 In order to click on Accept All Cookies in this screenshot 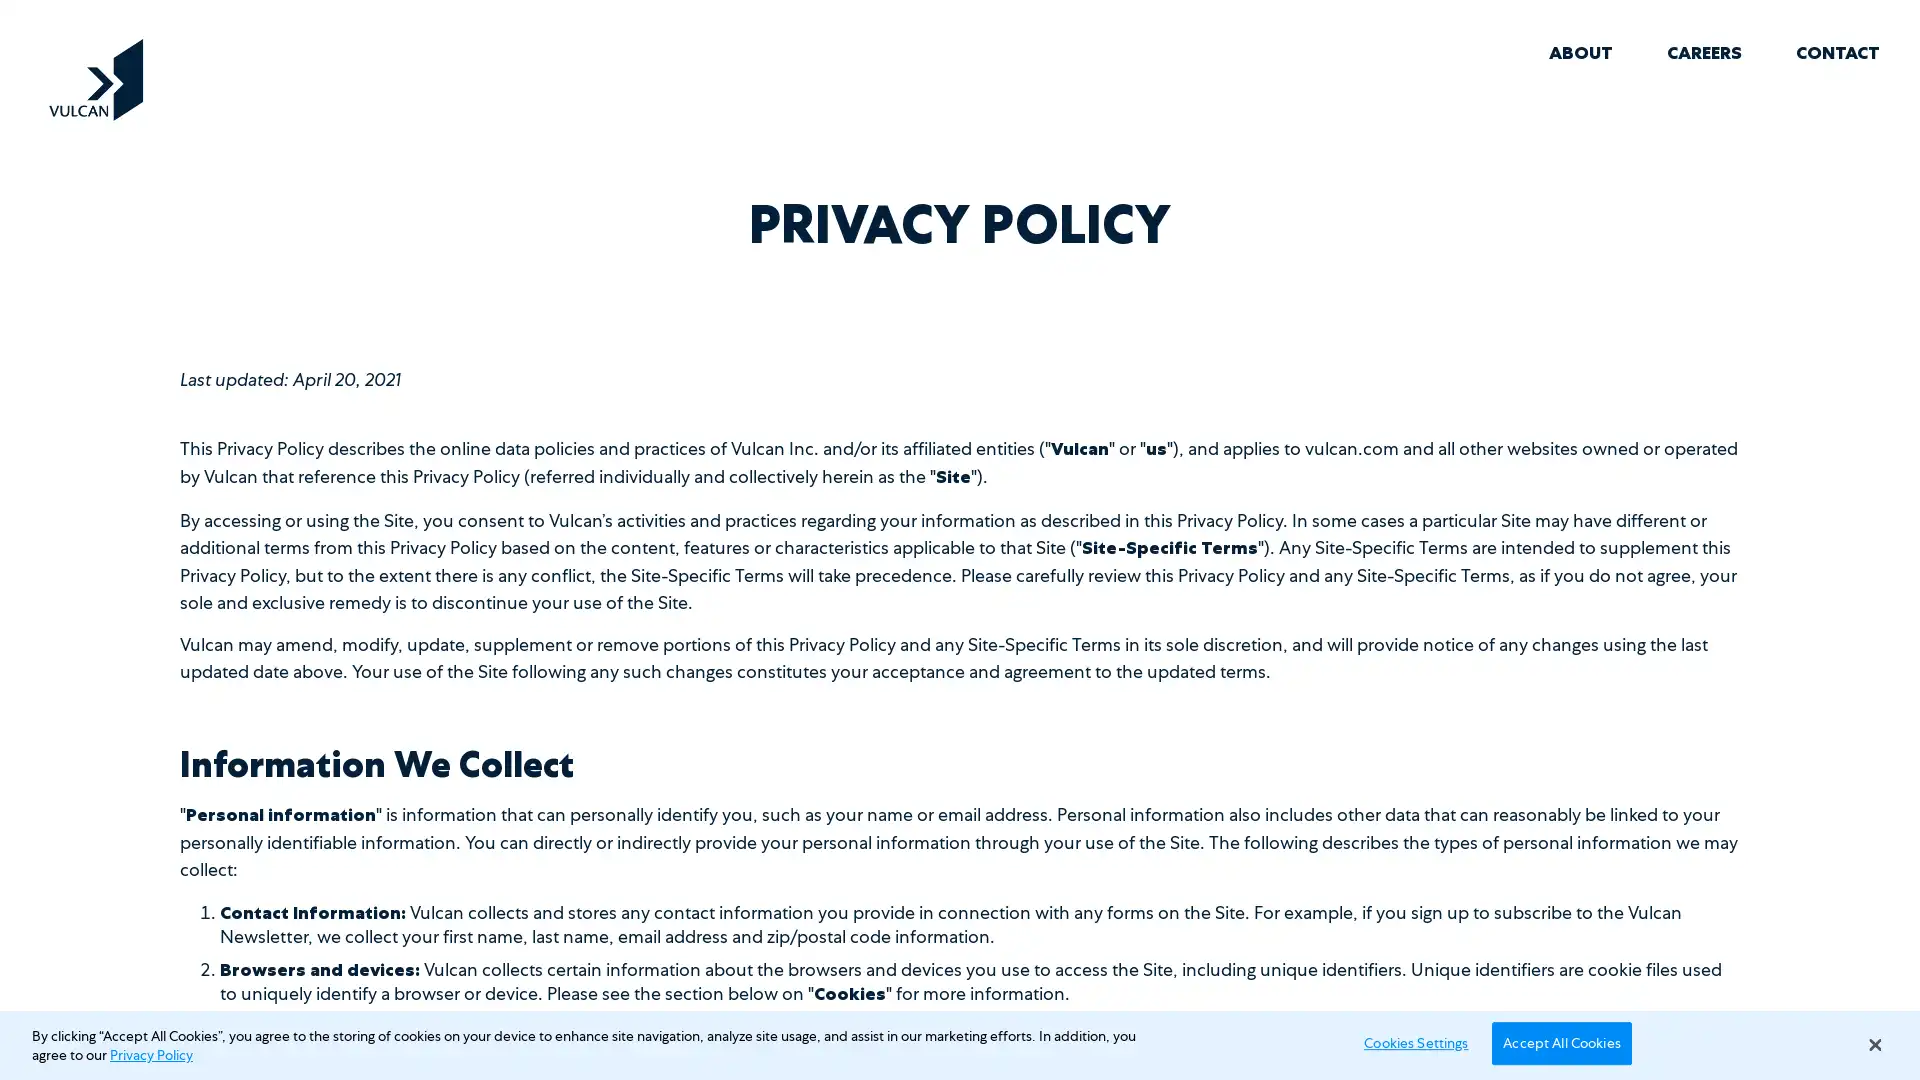, I will do `click(1560, 1041)`.